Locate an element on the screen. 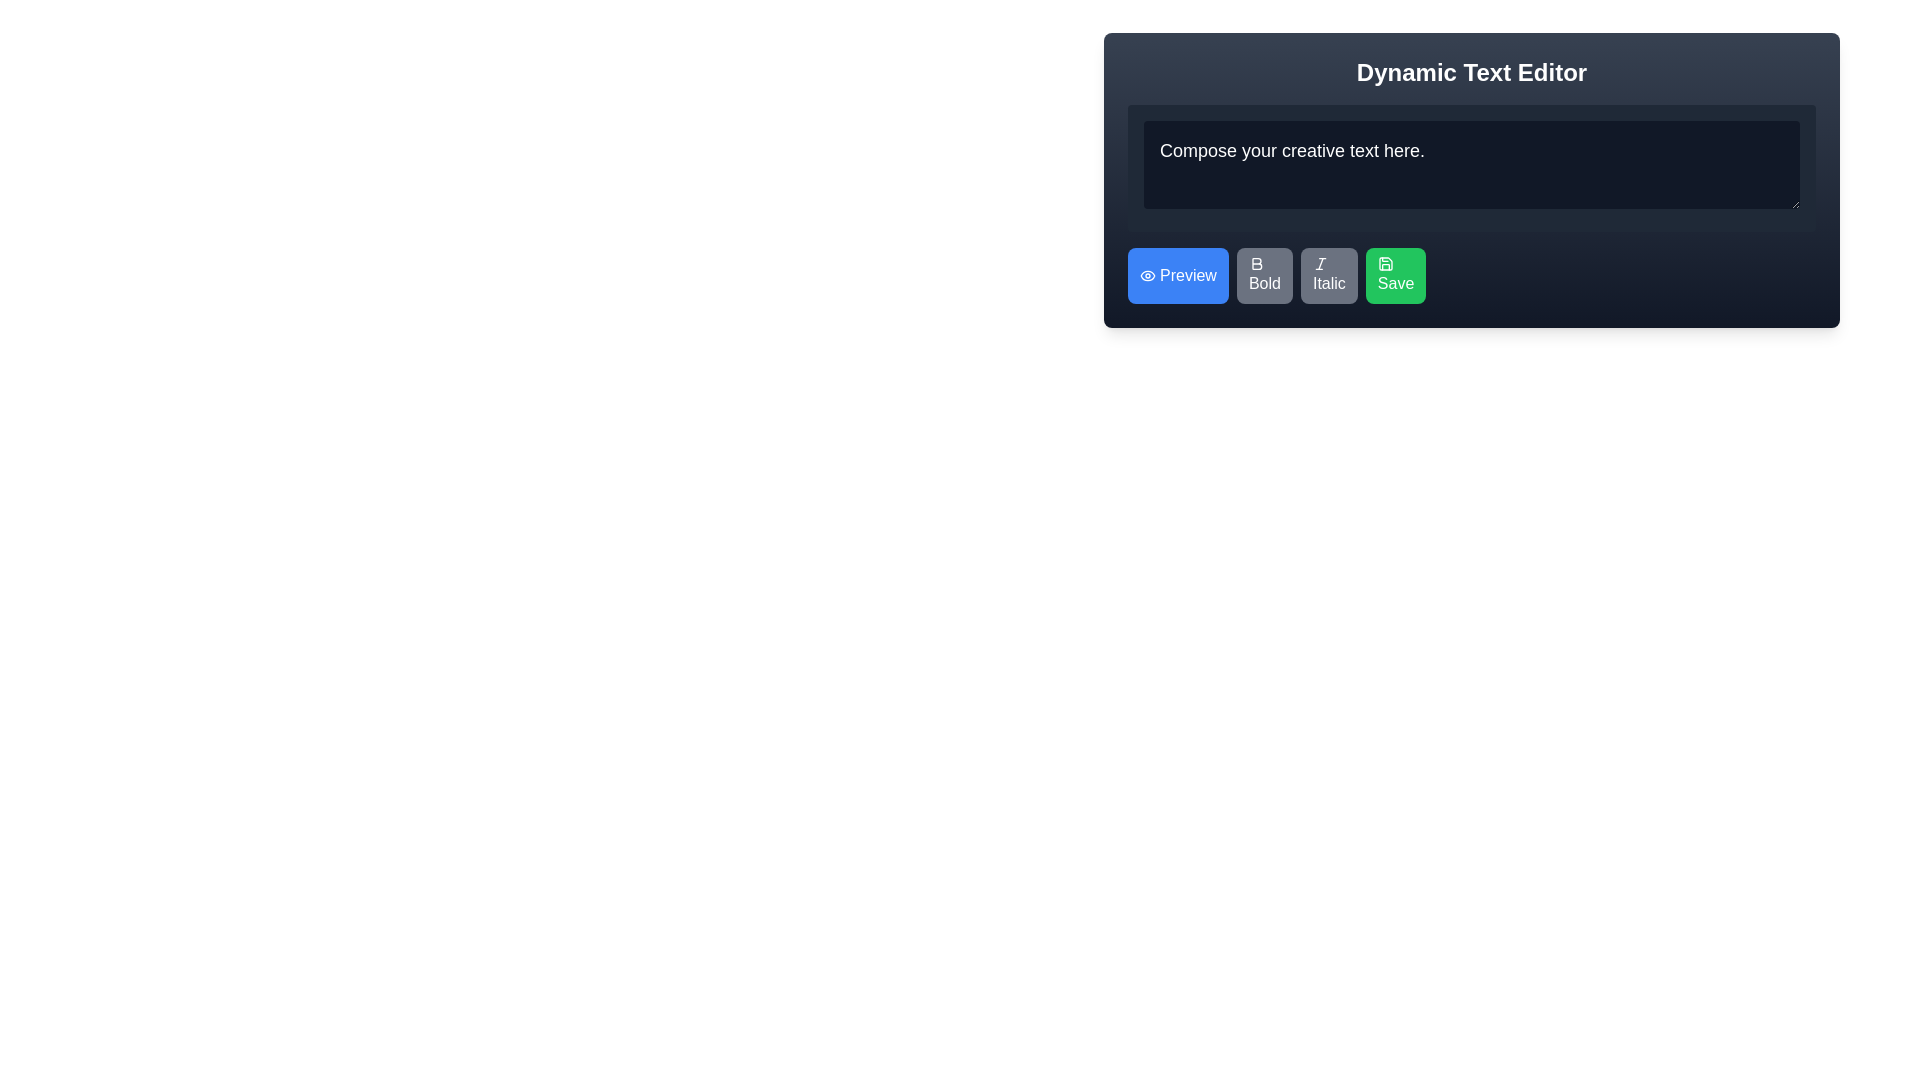  the bold-style 'B' icon with a gray background located in the center of the toolbar beneath the text area to apply bold formatting is located at coordinates (1255, 262).